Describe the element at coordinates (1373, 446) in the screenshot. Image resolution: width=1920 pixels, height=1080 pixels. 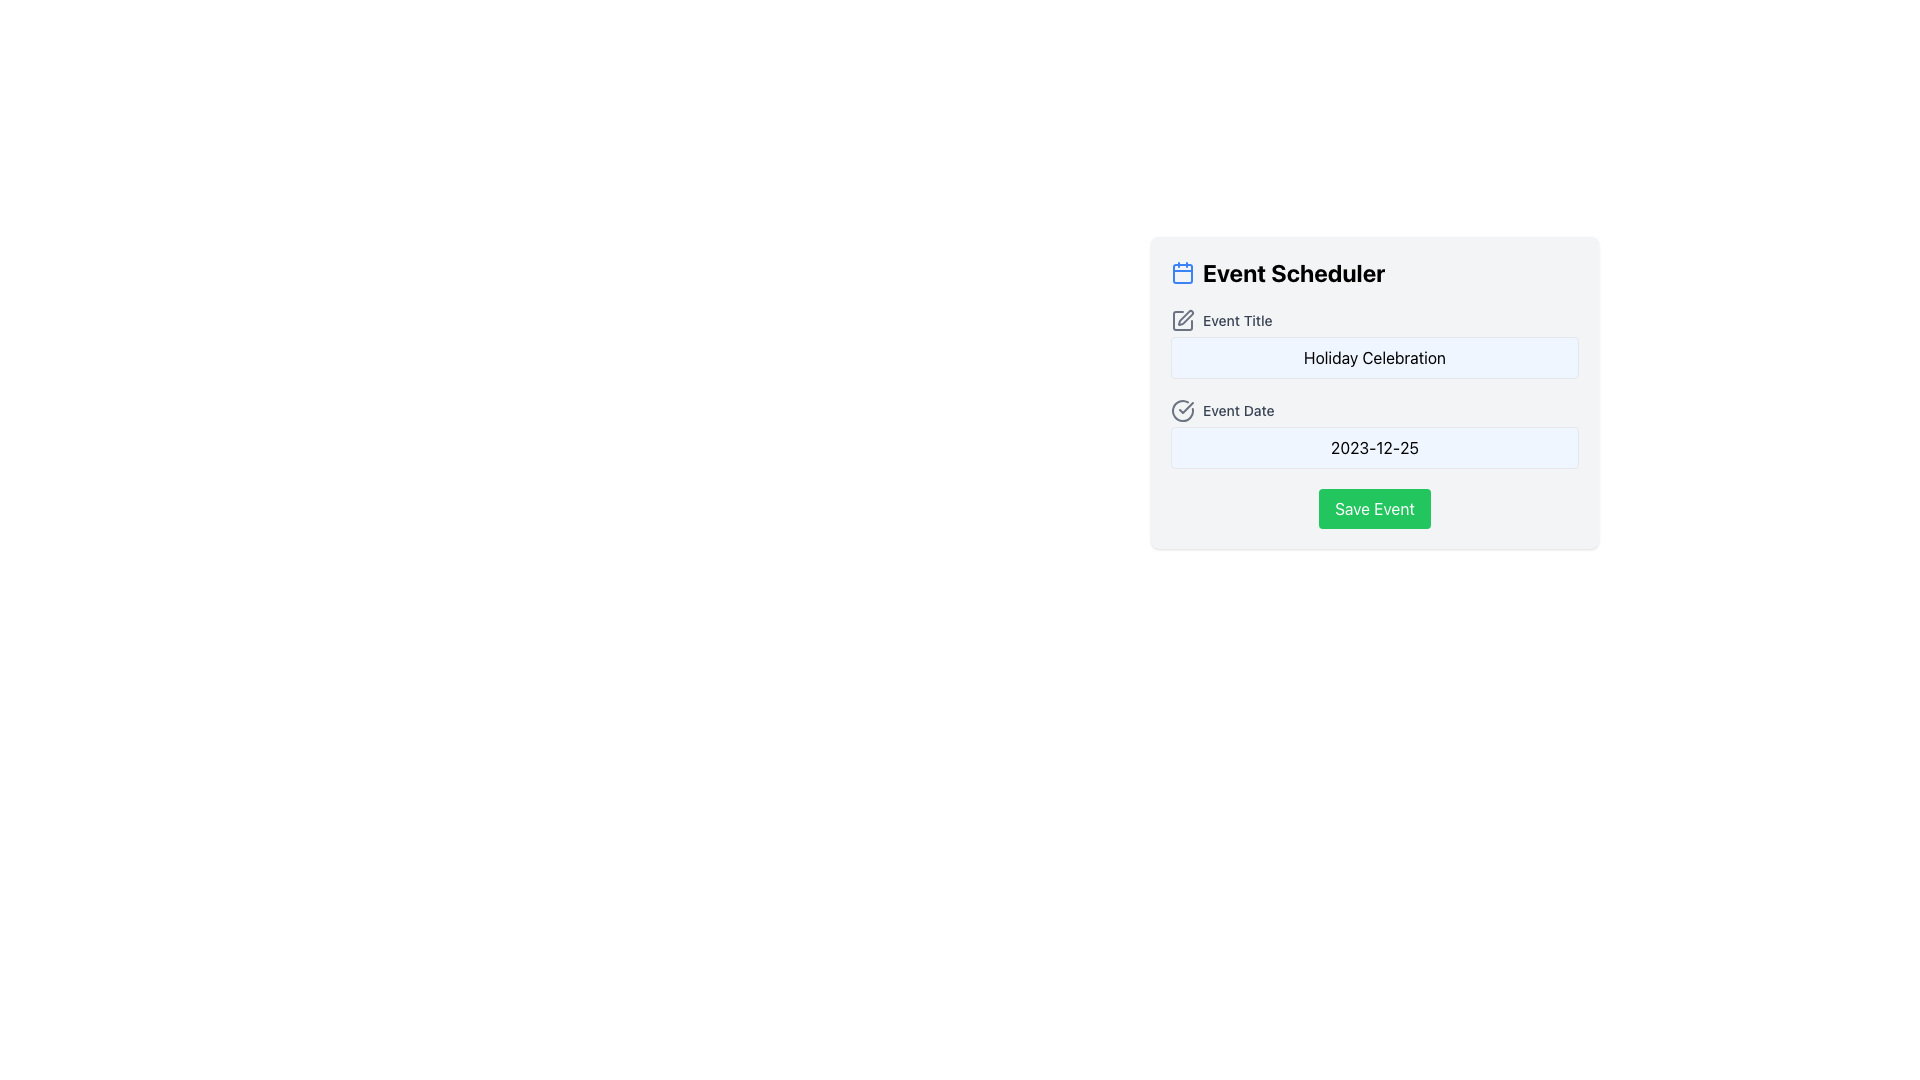
I see `the static display element that shows the date '2023-12-25' with a light blue background, located below the 'Event Date' label in the 'Event Scheduler' section` at that location.